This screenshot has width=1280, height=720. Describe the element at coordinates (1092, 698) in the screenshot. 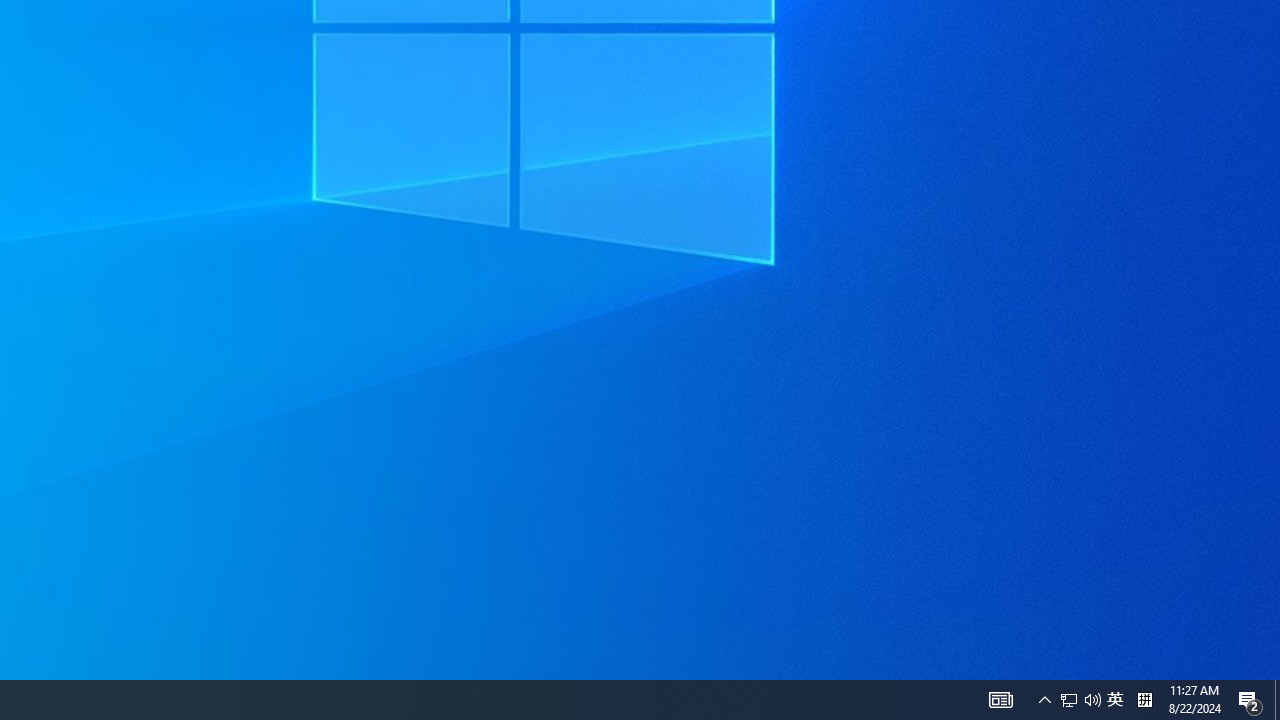

I see `'Notification Chevron'` at that location.